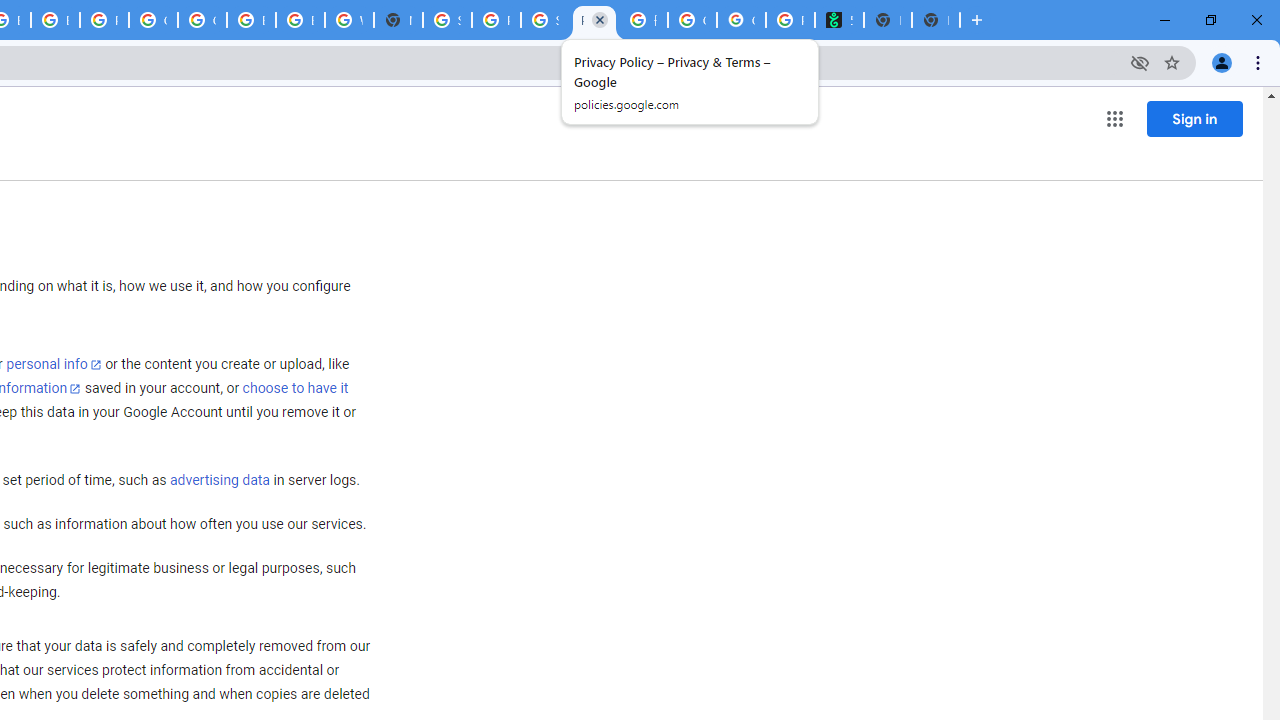 Image resolution: width=1280 pixels, height=720 pixels. What do you see at coordinates (1139, 61) in the screenshot?
I see `'Third-party cookies blocked'` at bounding box center [1139, 61].